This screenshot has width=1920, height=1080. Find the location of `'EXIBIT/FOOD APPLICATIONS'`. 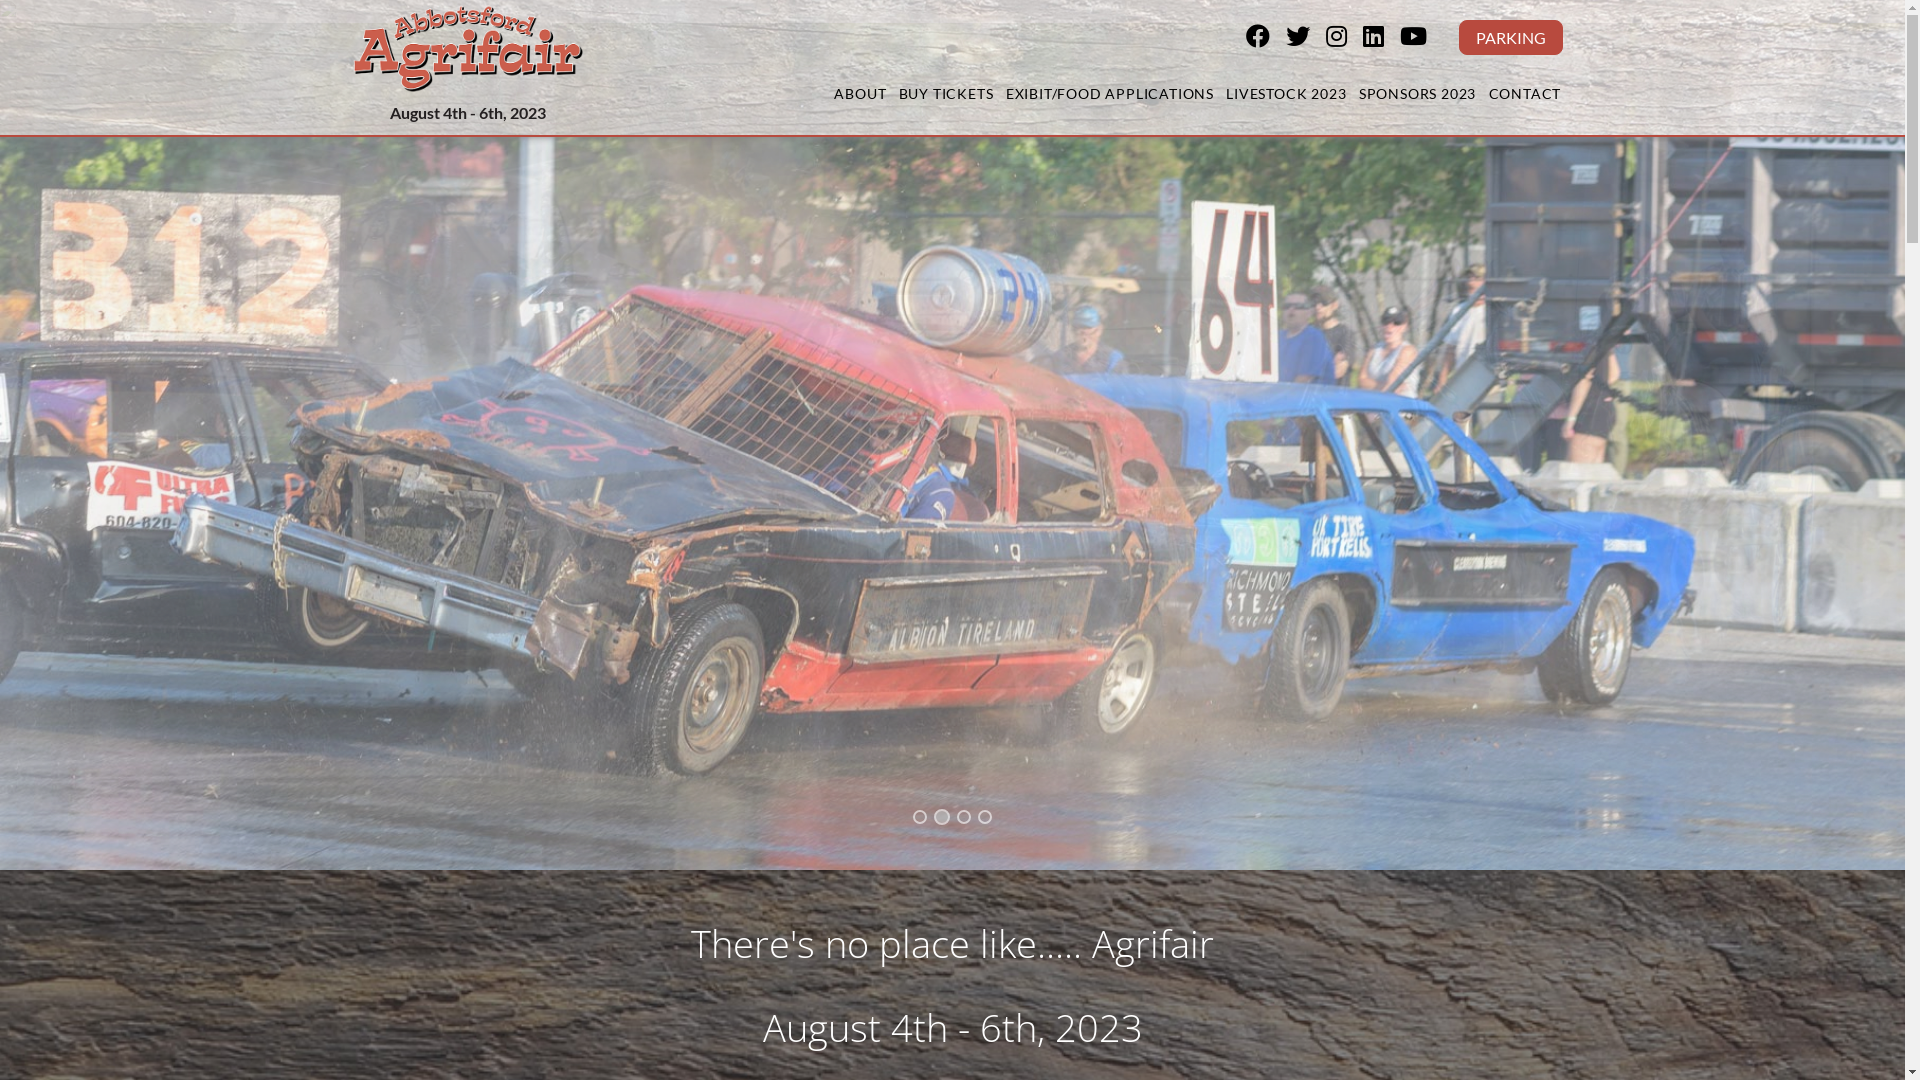

'EXIBIT/FOOD APPLICATIONS' is located at coordinates (1108, 95).